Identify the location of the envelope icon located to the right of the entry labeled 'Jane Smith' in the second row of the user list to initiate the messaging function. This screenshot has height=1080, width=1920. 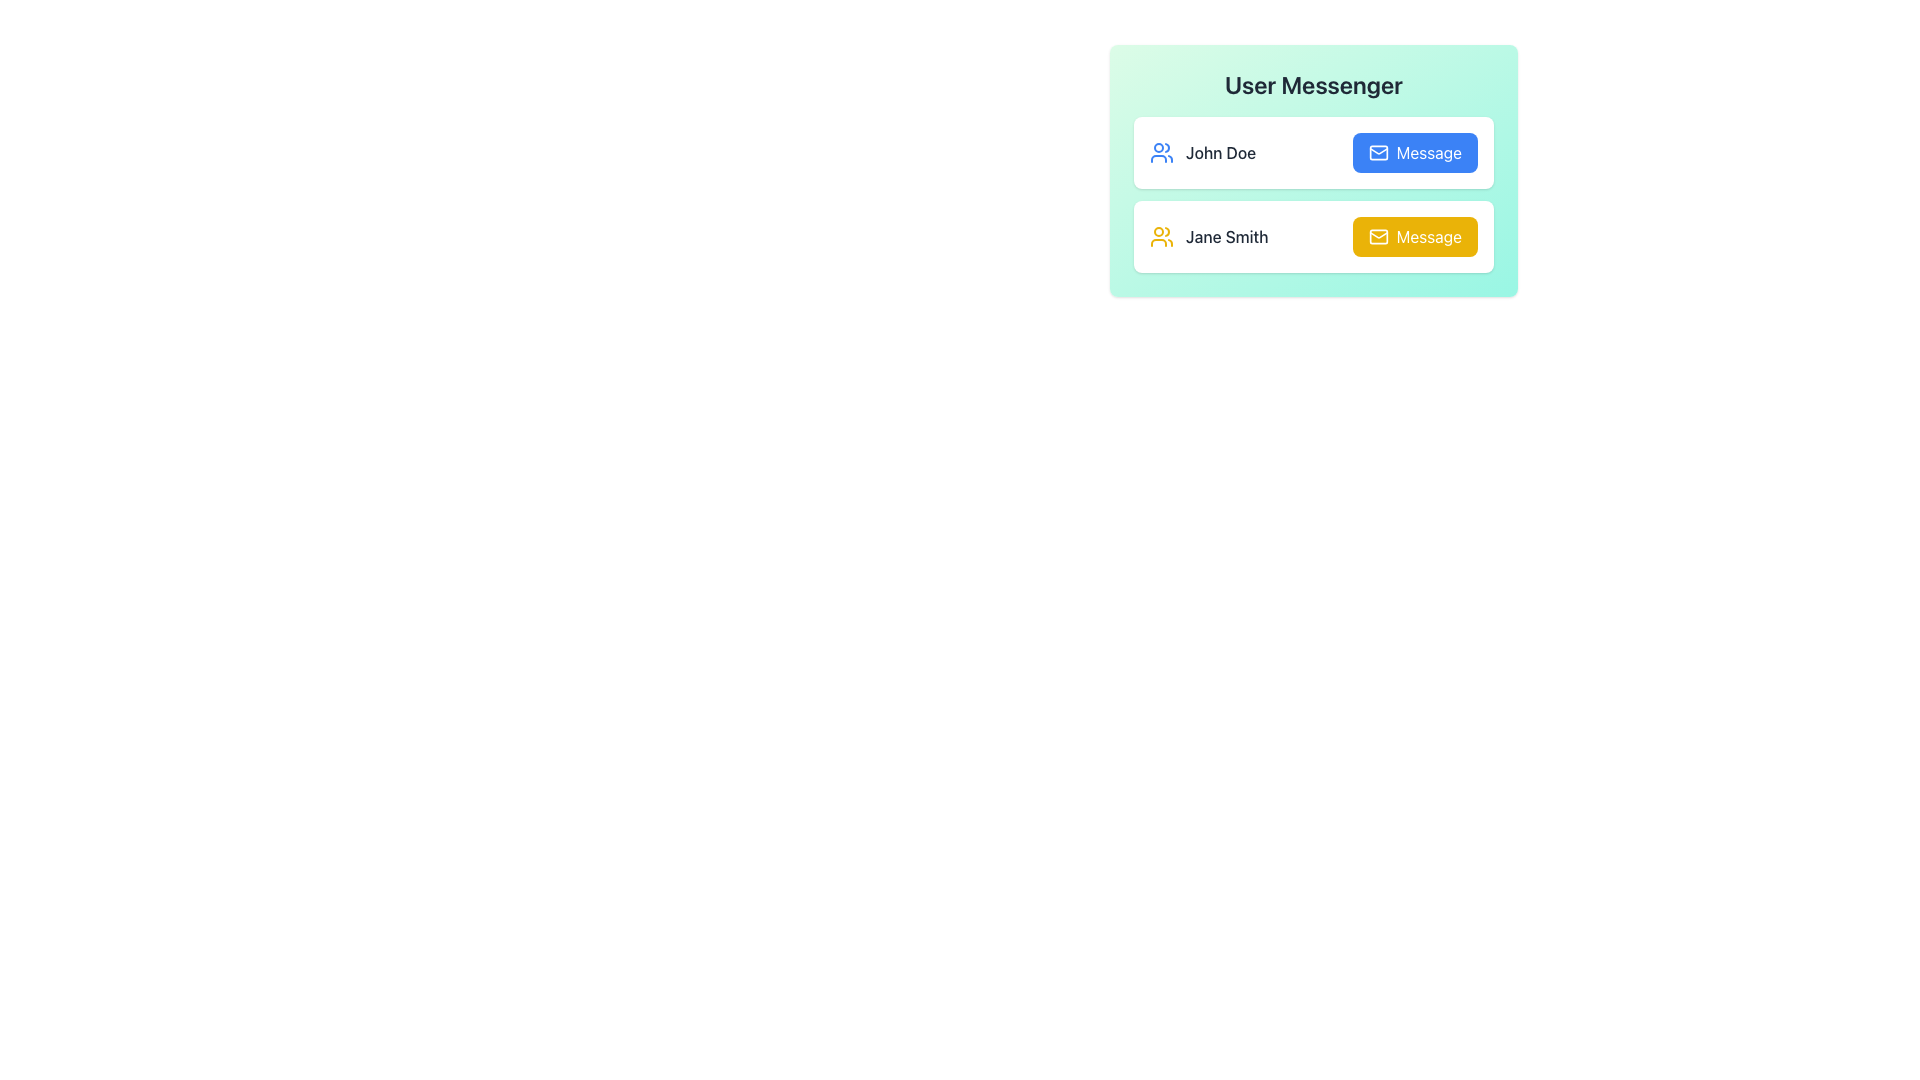
(1377, 235).